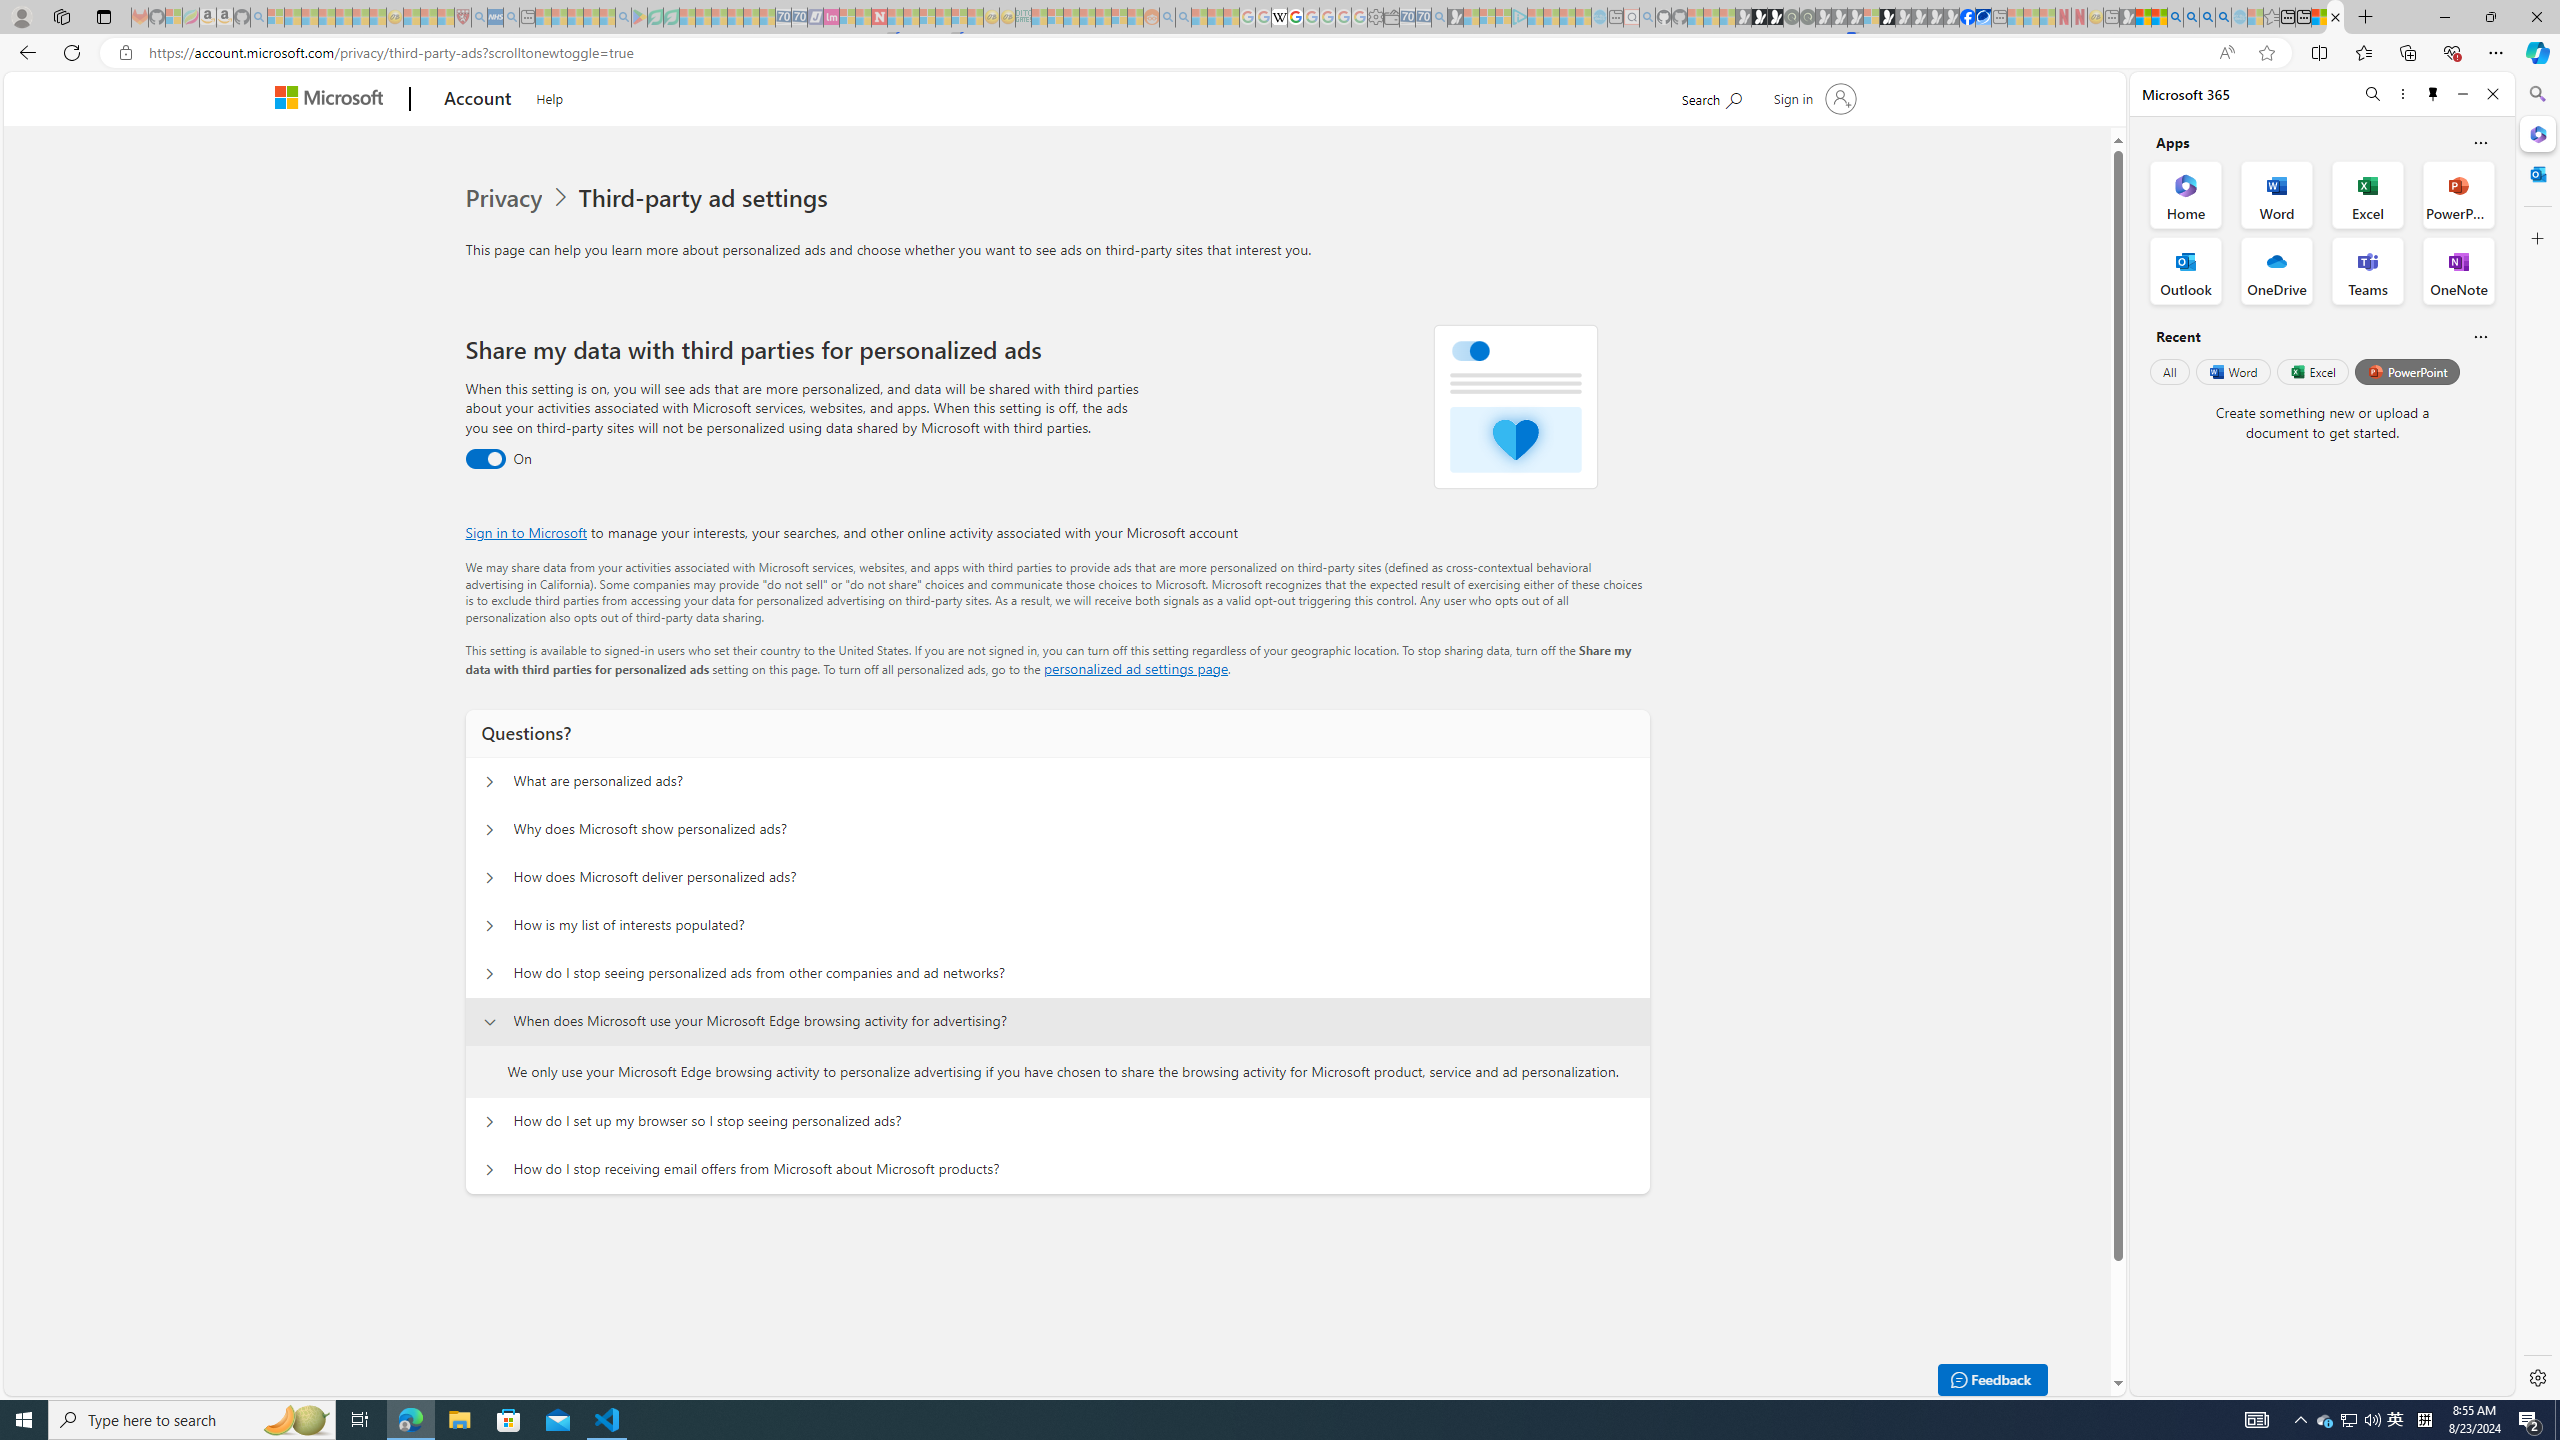  I want to click on 'Third party data sharing toggle', so click(485, 459).